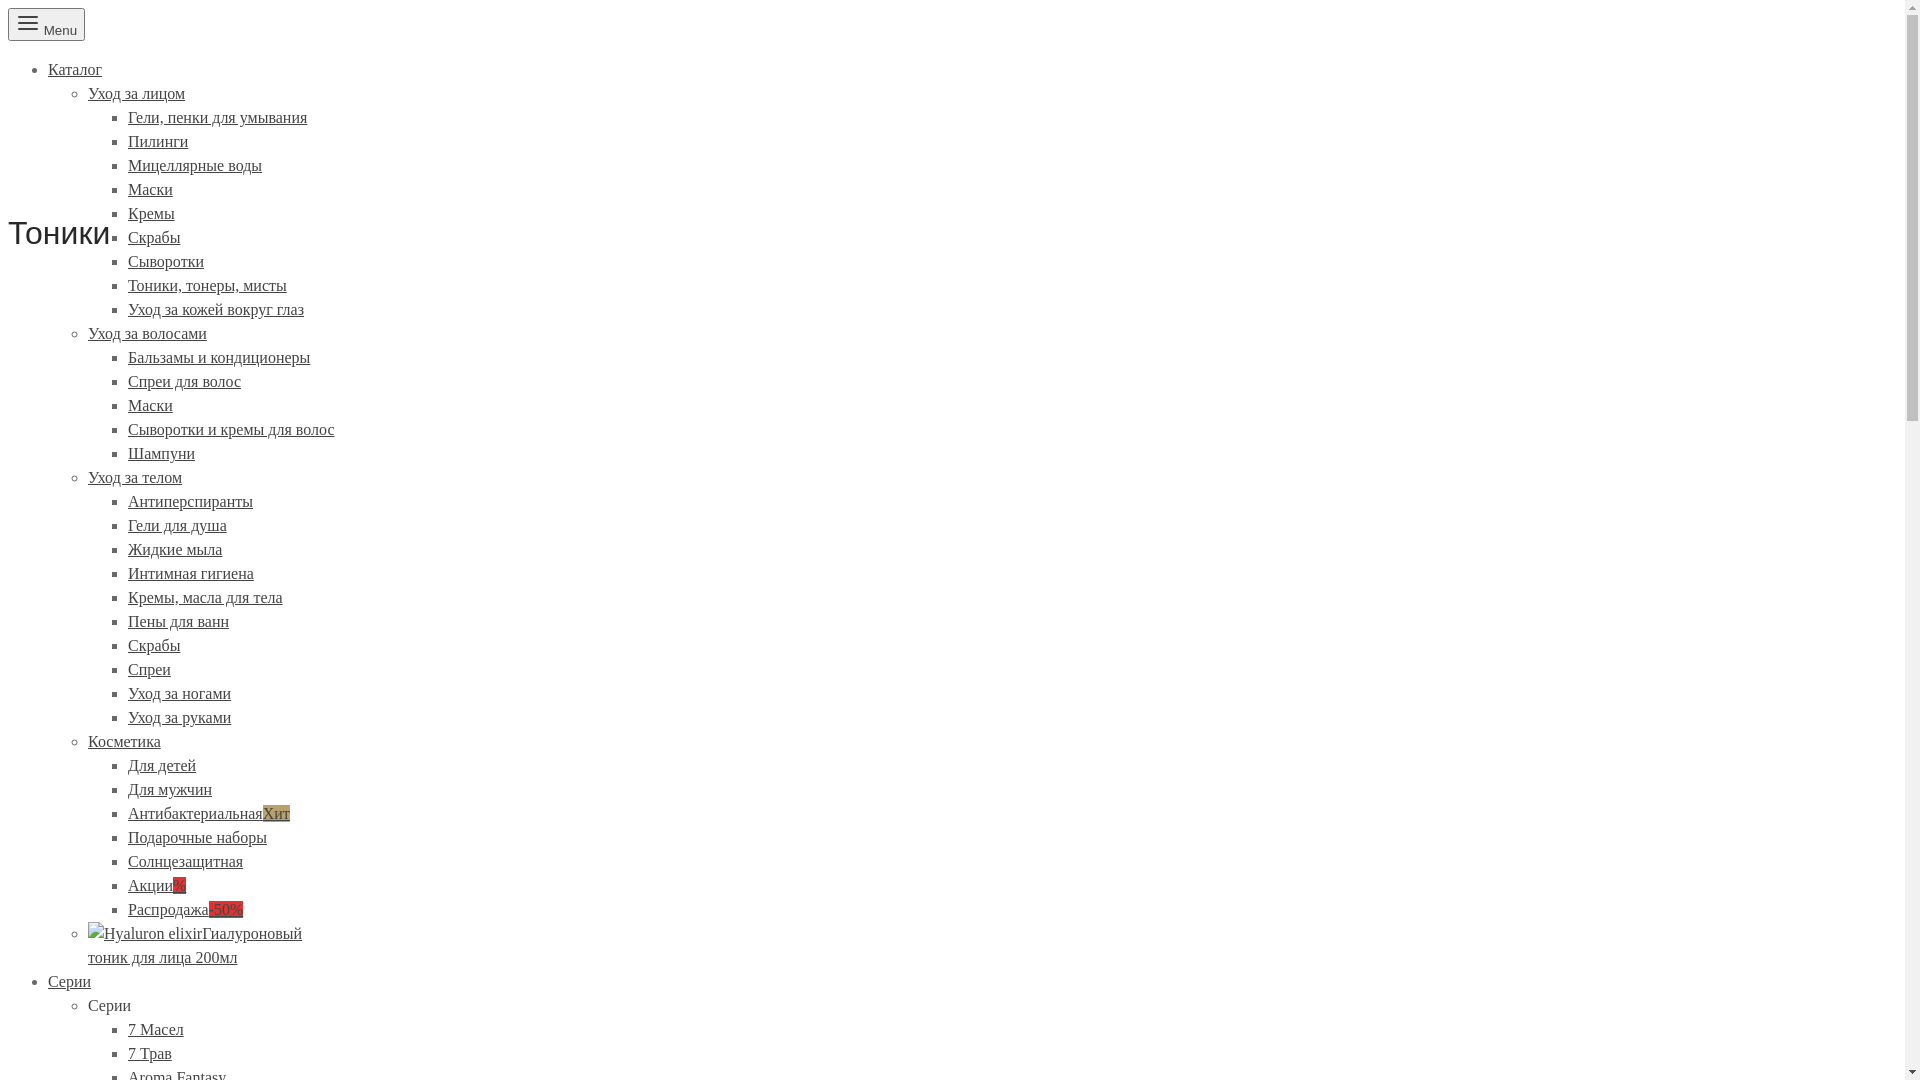 The height and width of the screenshot is (1080, 1920). Describe the element at coordinates (46, 24) in the screenshot. I see `'Menu'` at that location.